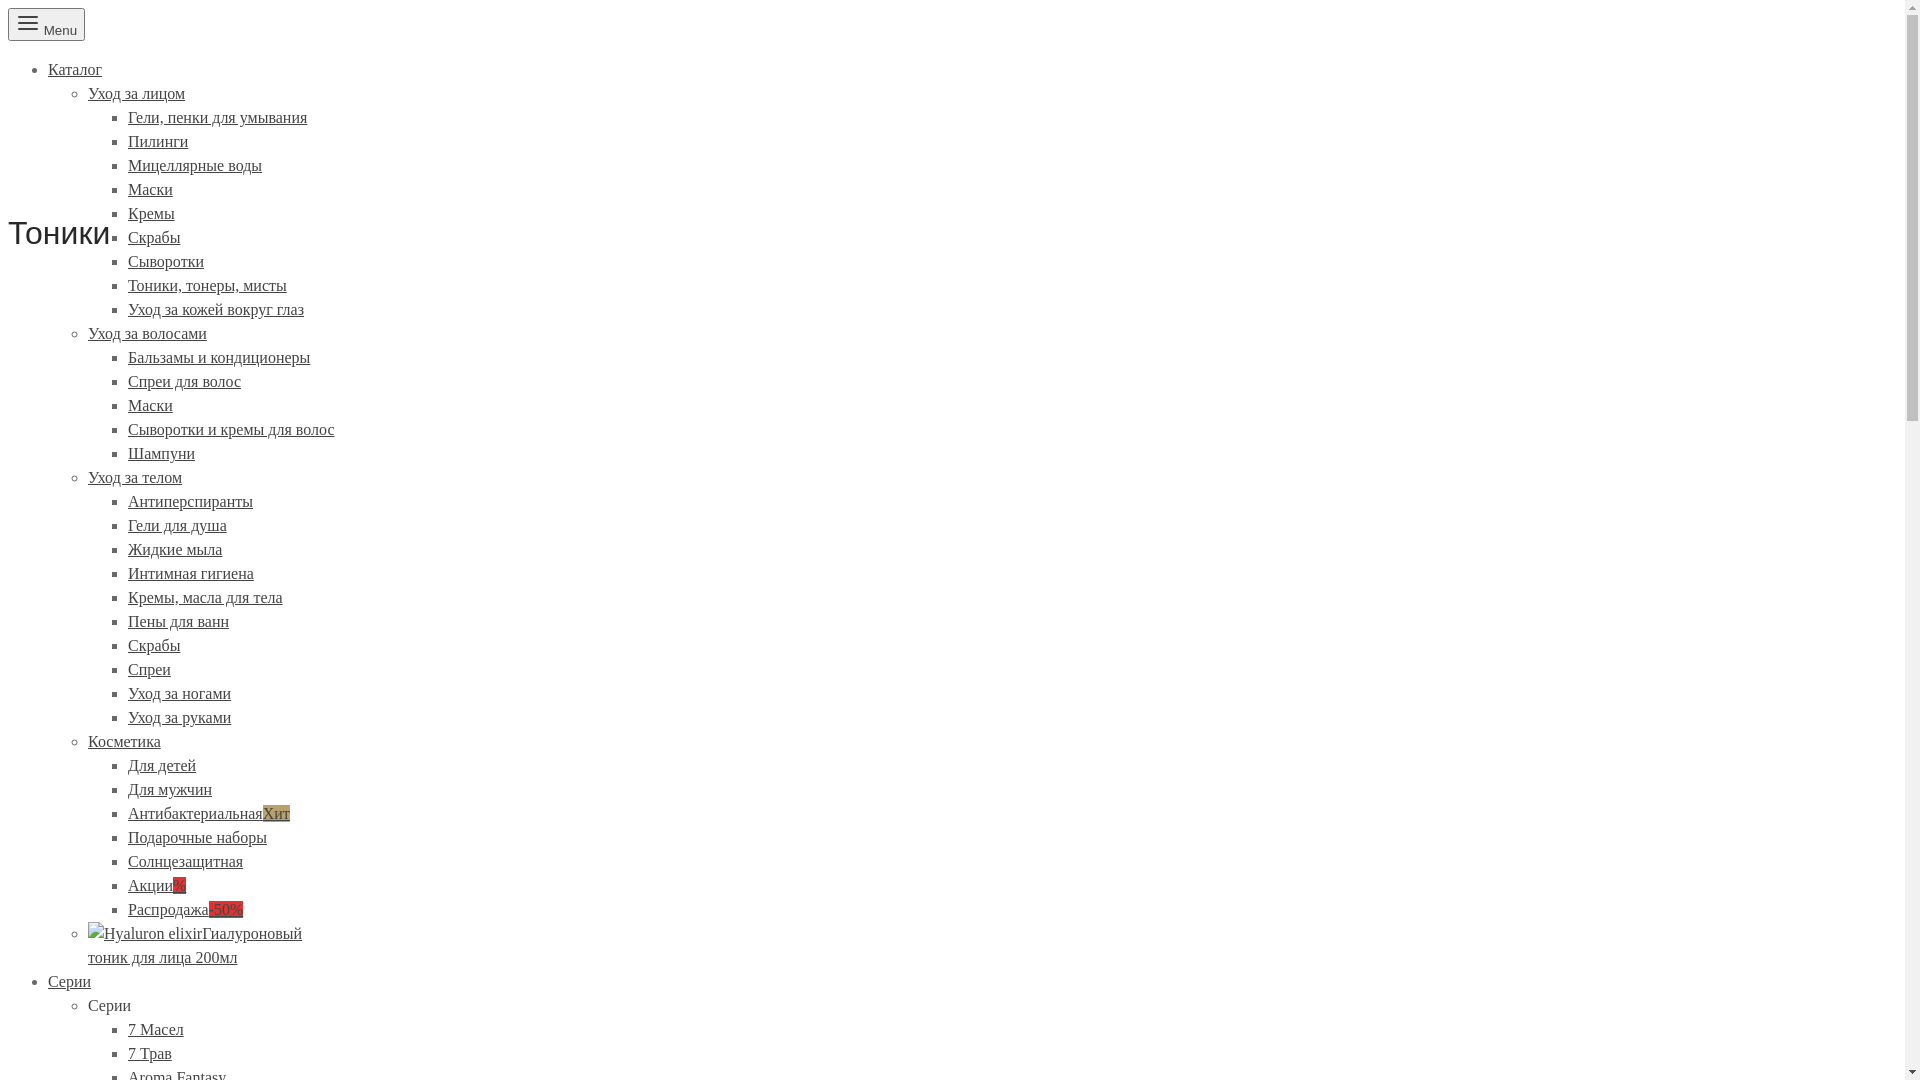 The height and width of the screenshot is (1080, 1920). Describe the element at coordinates (46, 24) in the screenshot. I see `'Menu'` at that location.